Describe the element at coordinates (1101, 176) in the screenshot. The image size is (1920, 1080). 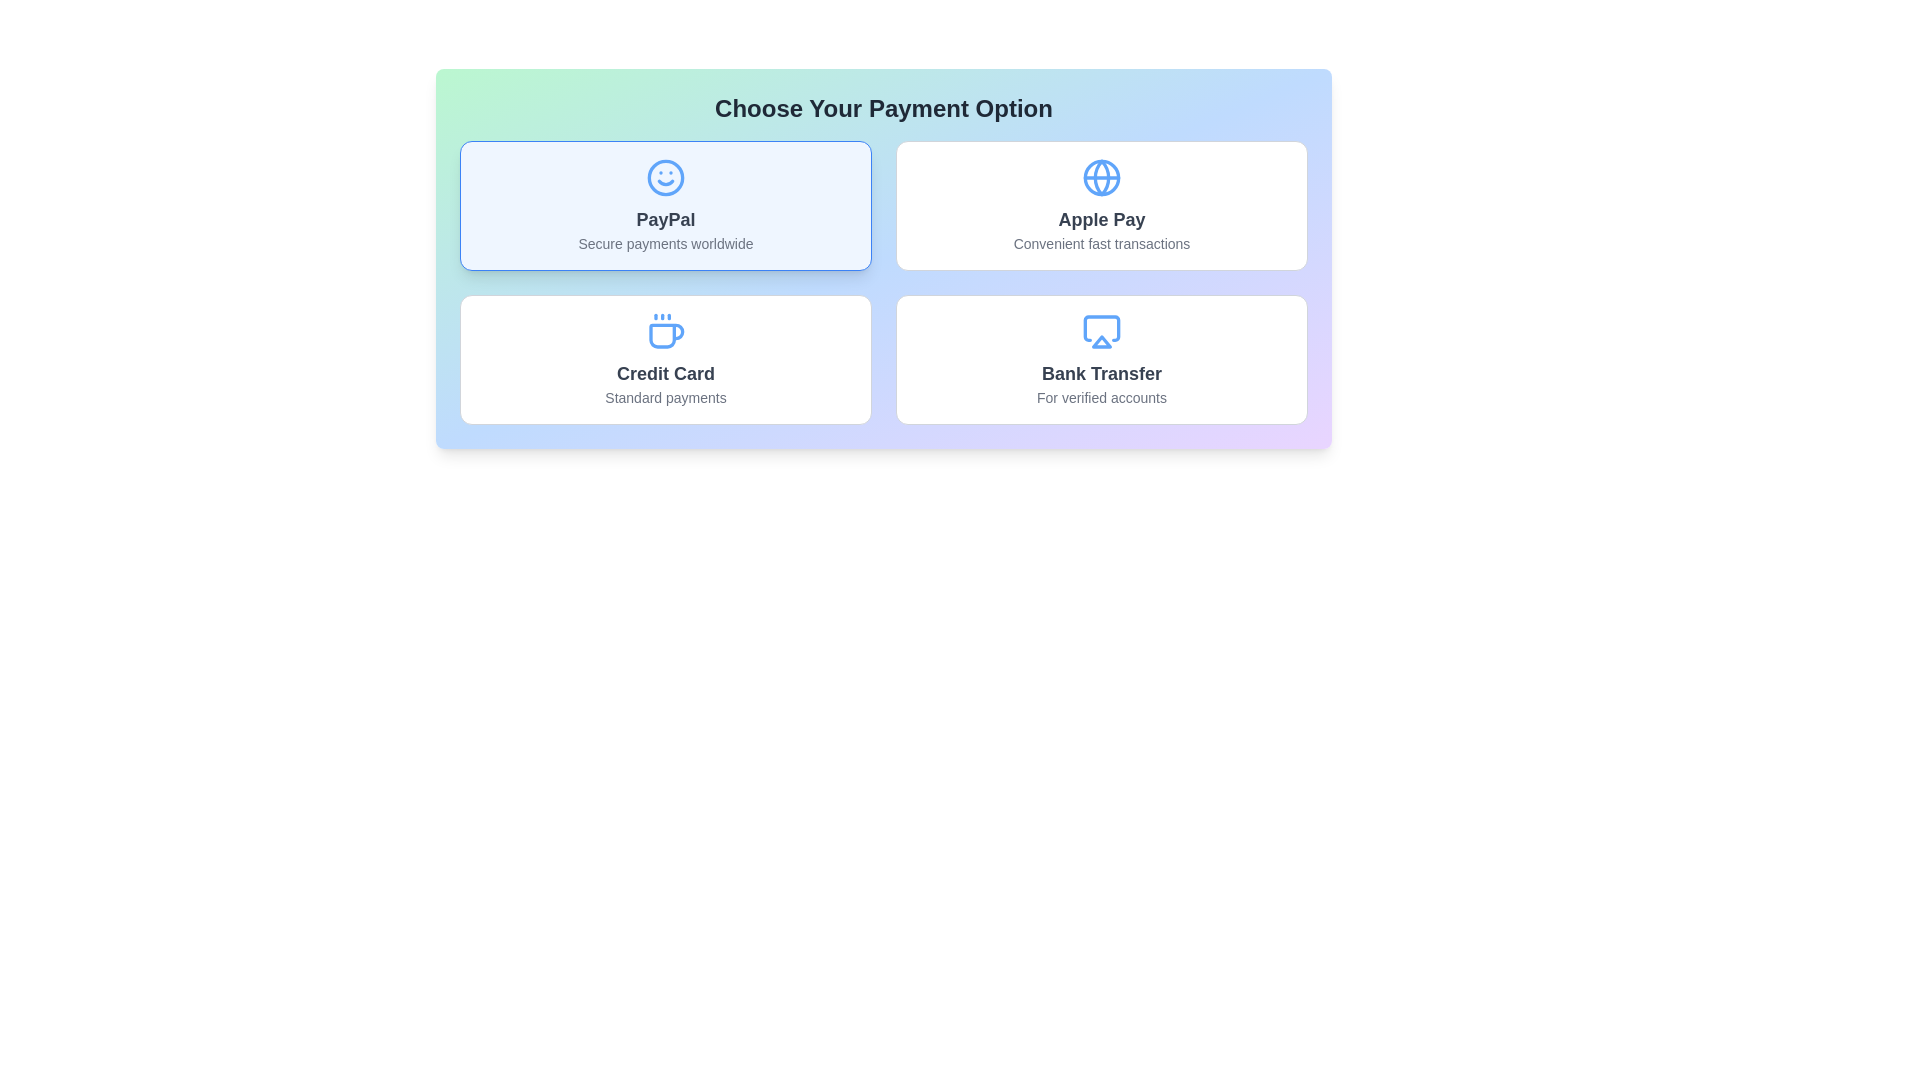
I see `the globe icon located in the top-right card titled 'Apple Pay', situated above the text 'Apple Pay' and 'Convenient fast transactions'` at that location.